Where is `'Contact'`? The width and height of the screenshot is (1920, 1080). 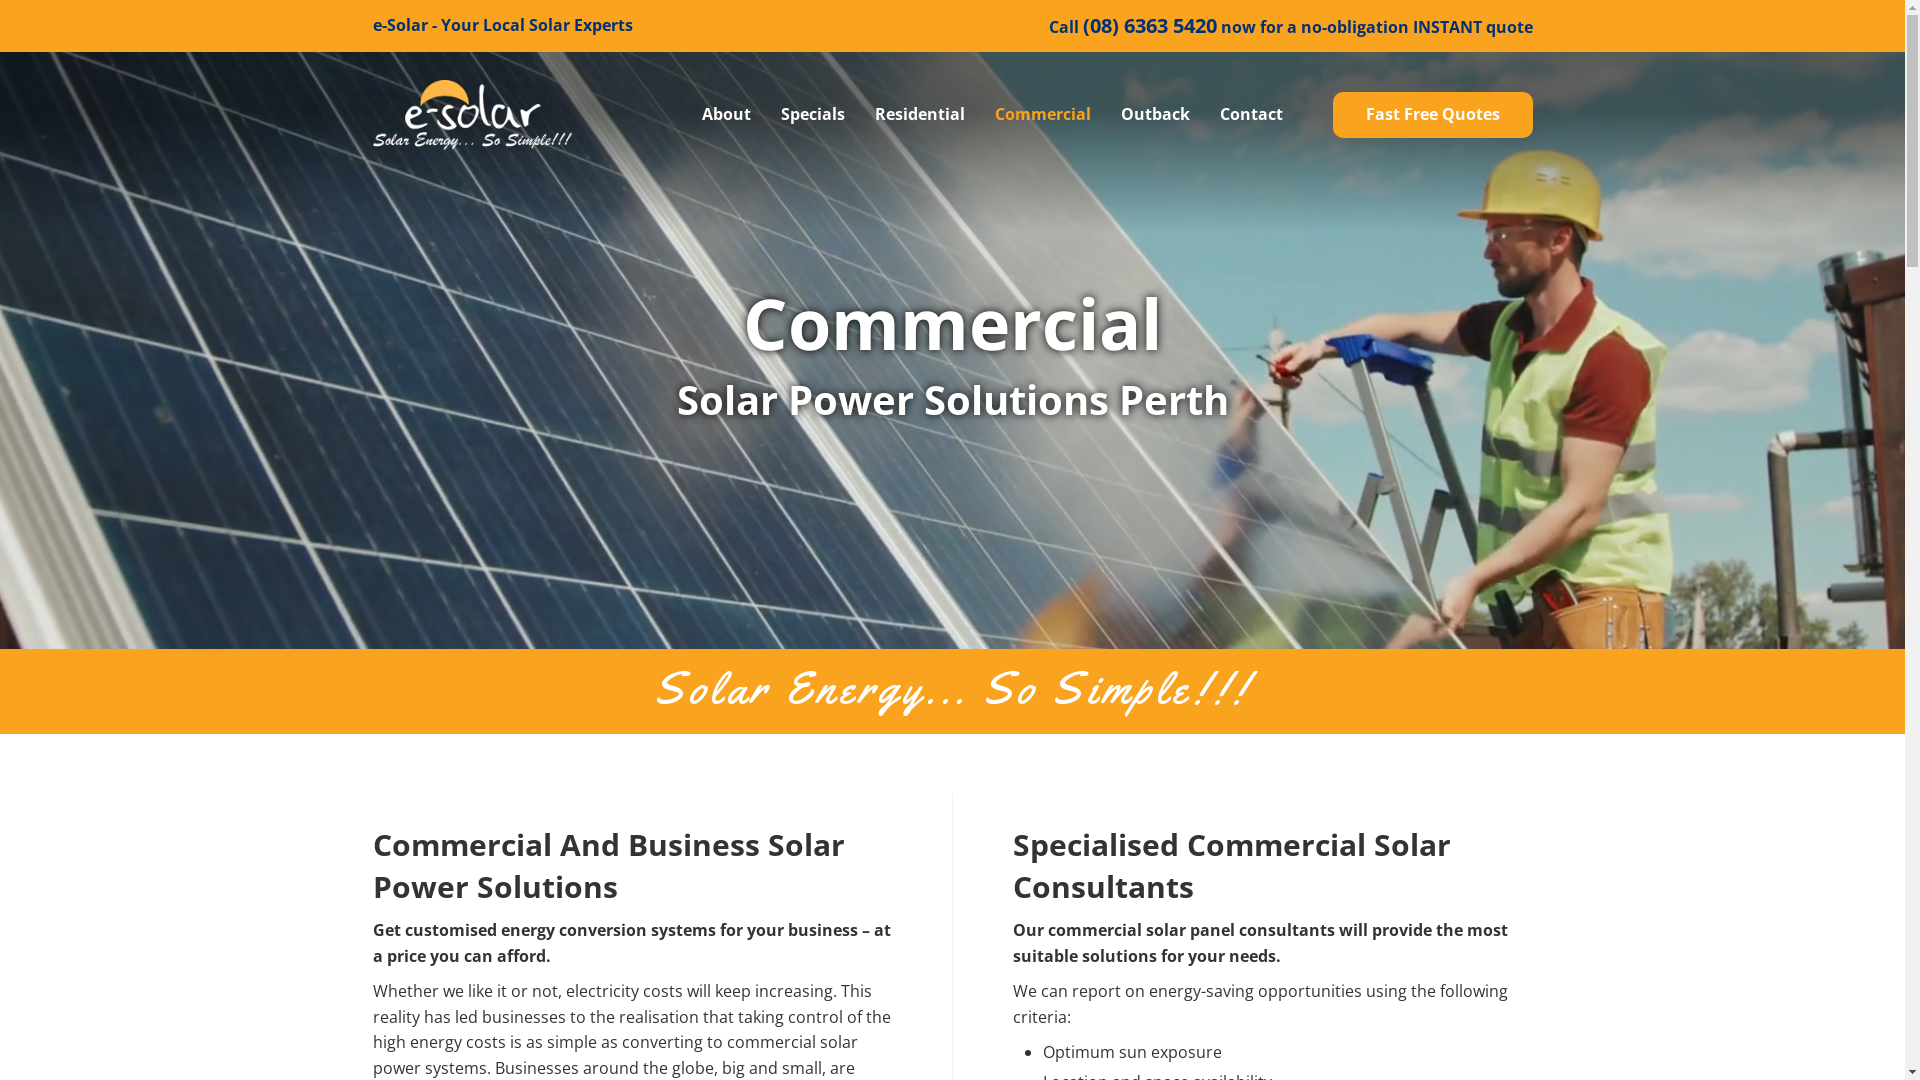 'Contact' is located at coordinates (1250, 115).